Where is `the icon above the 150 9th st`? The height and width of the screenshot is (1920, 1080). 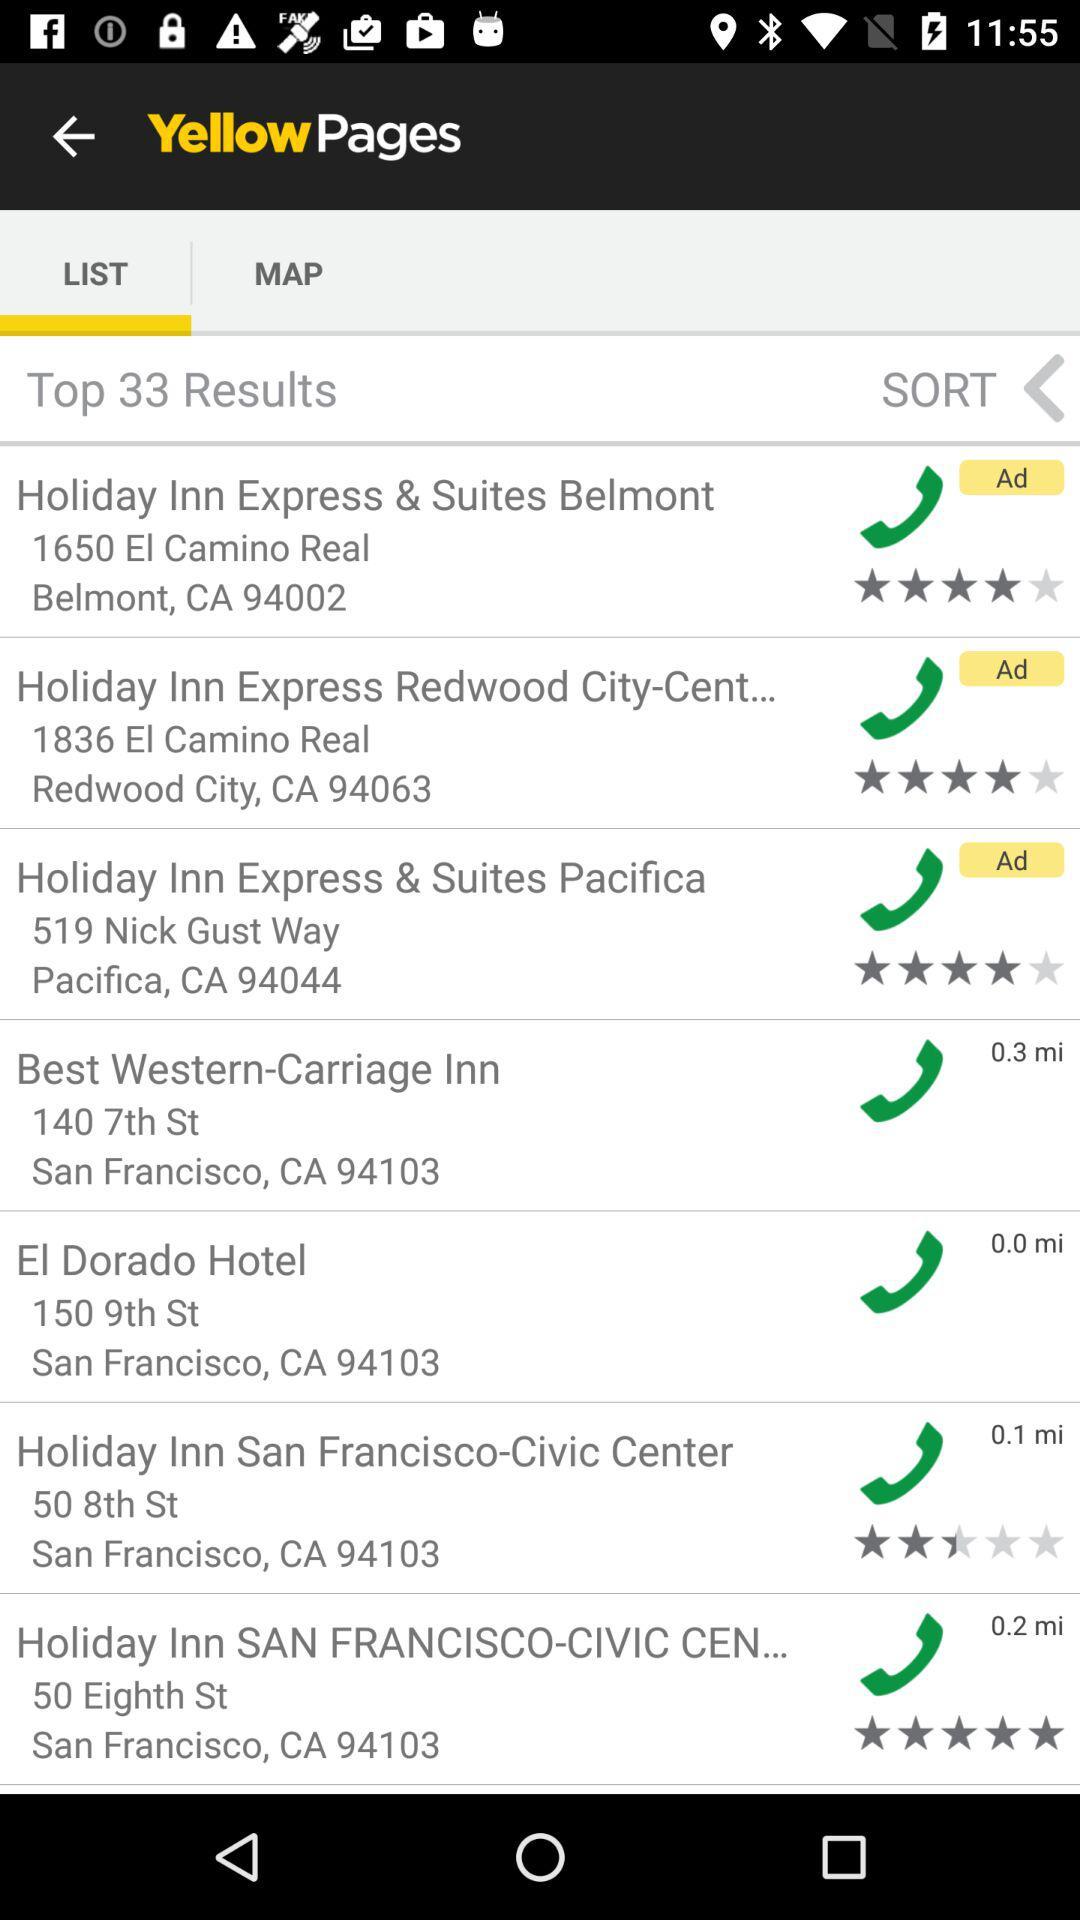
the icon above the 150 9th st is located at coordinates (427, 1257).